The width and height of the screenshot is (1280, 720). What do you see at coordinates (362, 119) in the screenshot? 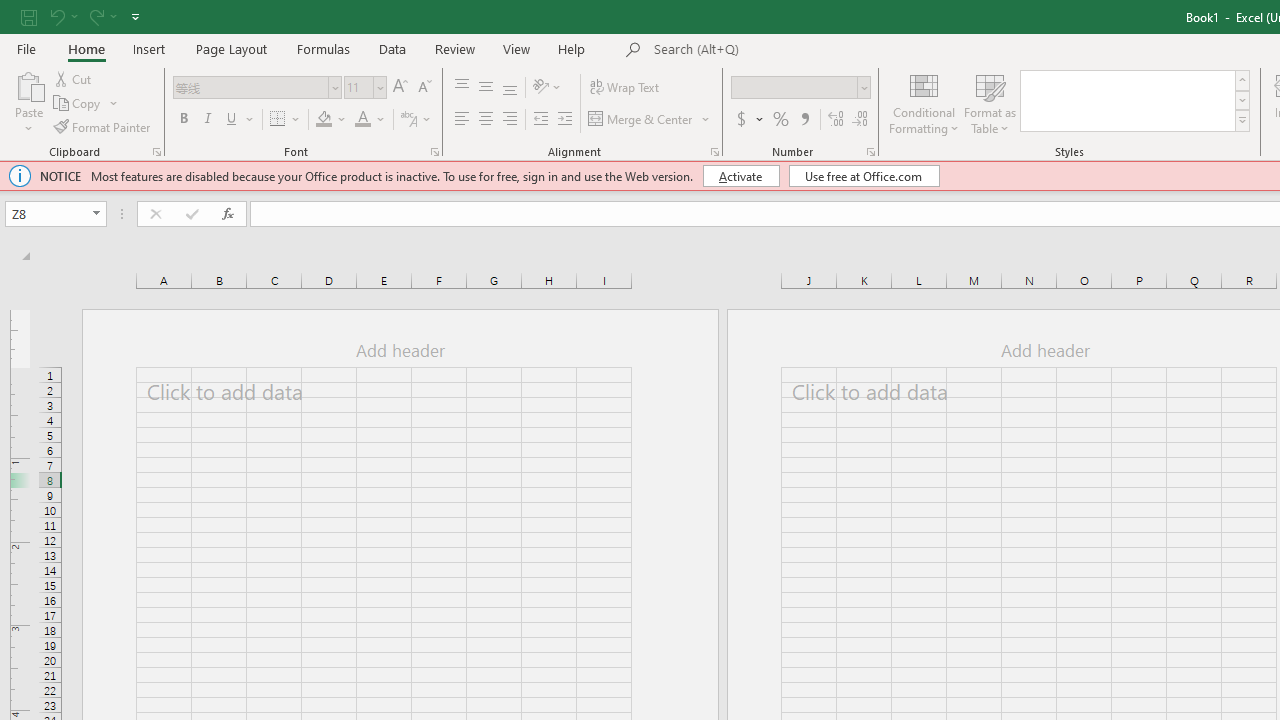
I see `'Font Color'` at bounding box center [362, 119].